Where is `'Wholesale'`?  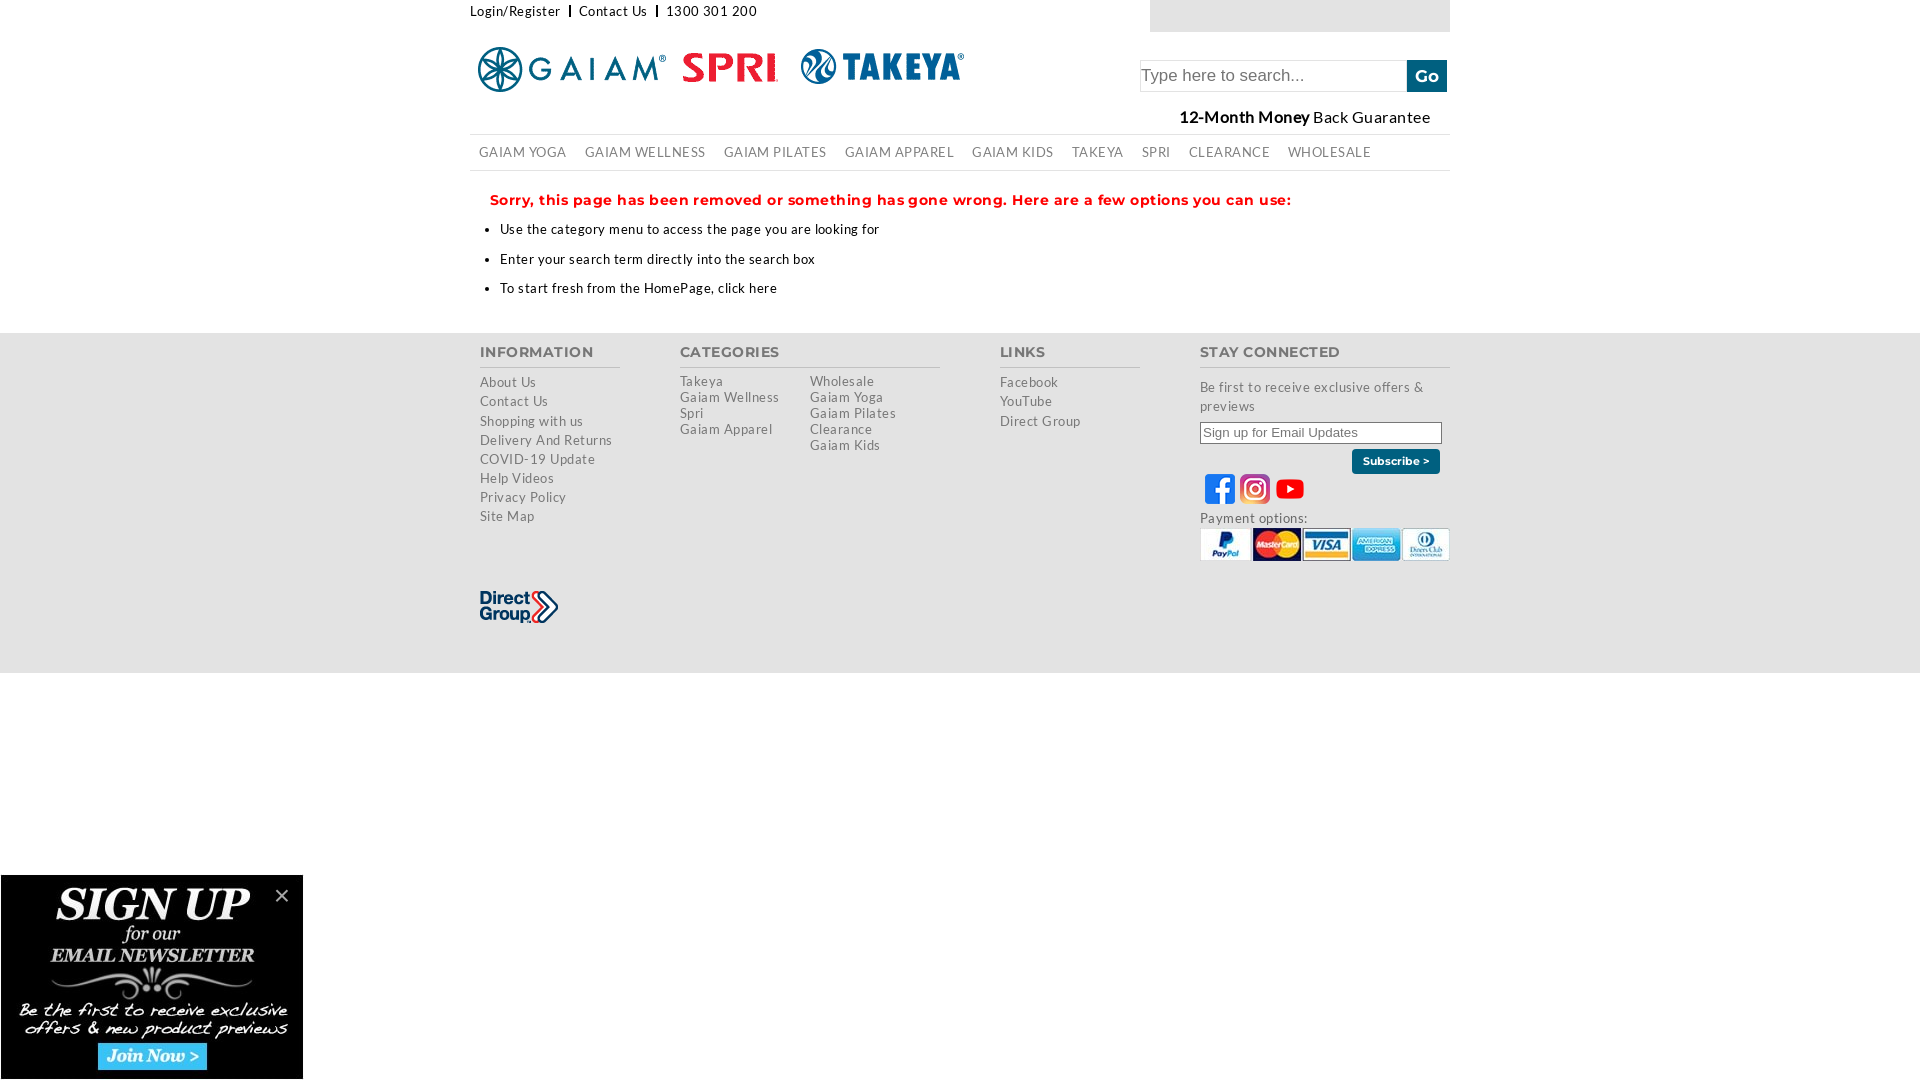 'Wholesale' is located at coordinates (841, 381).